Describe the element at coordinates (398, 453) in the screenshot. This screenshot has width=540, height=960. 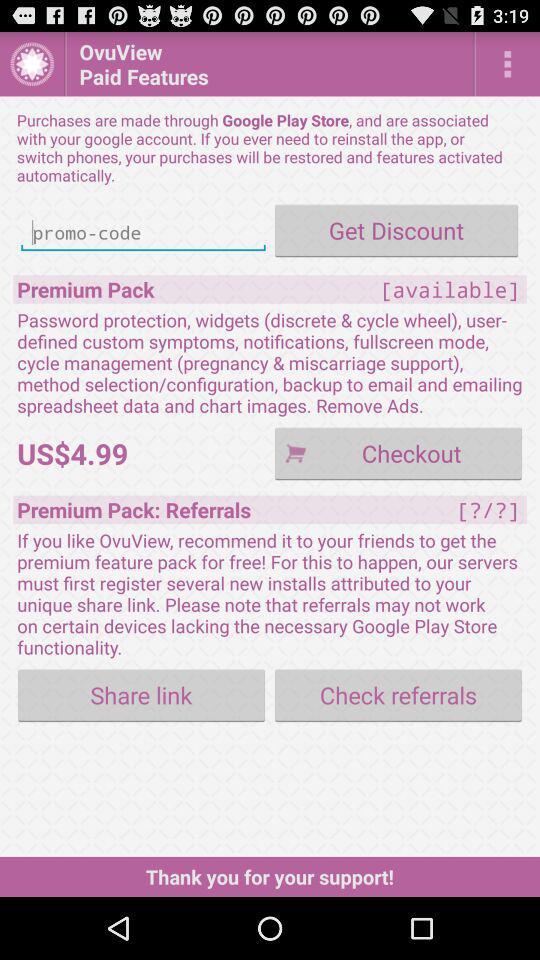
I see `the icon below password protection widgets icon` at that location.